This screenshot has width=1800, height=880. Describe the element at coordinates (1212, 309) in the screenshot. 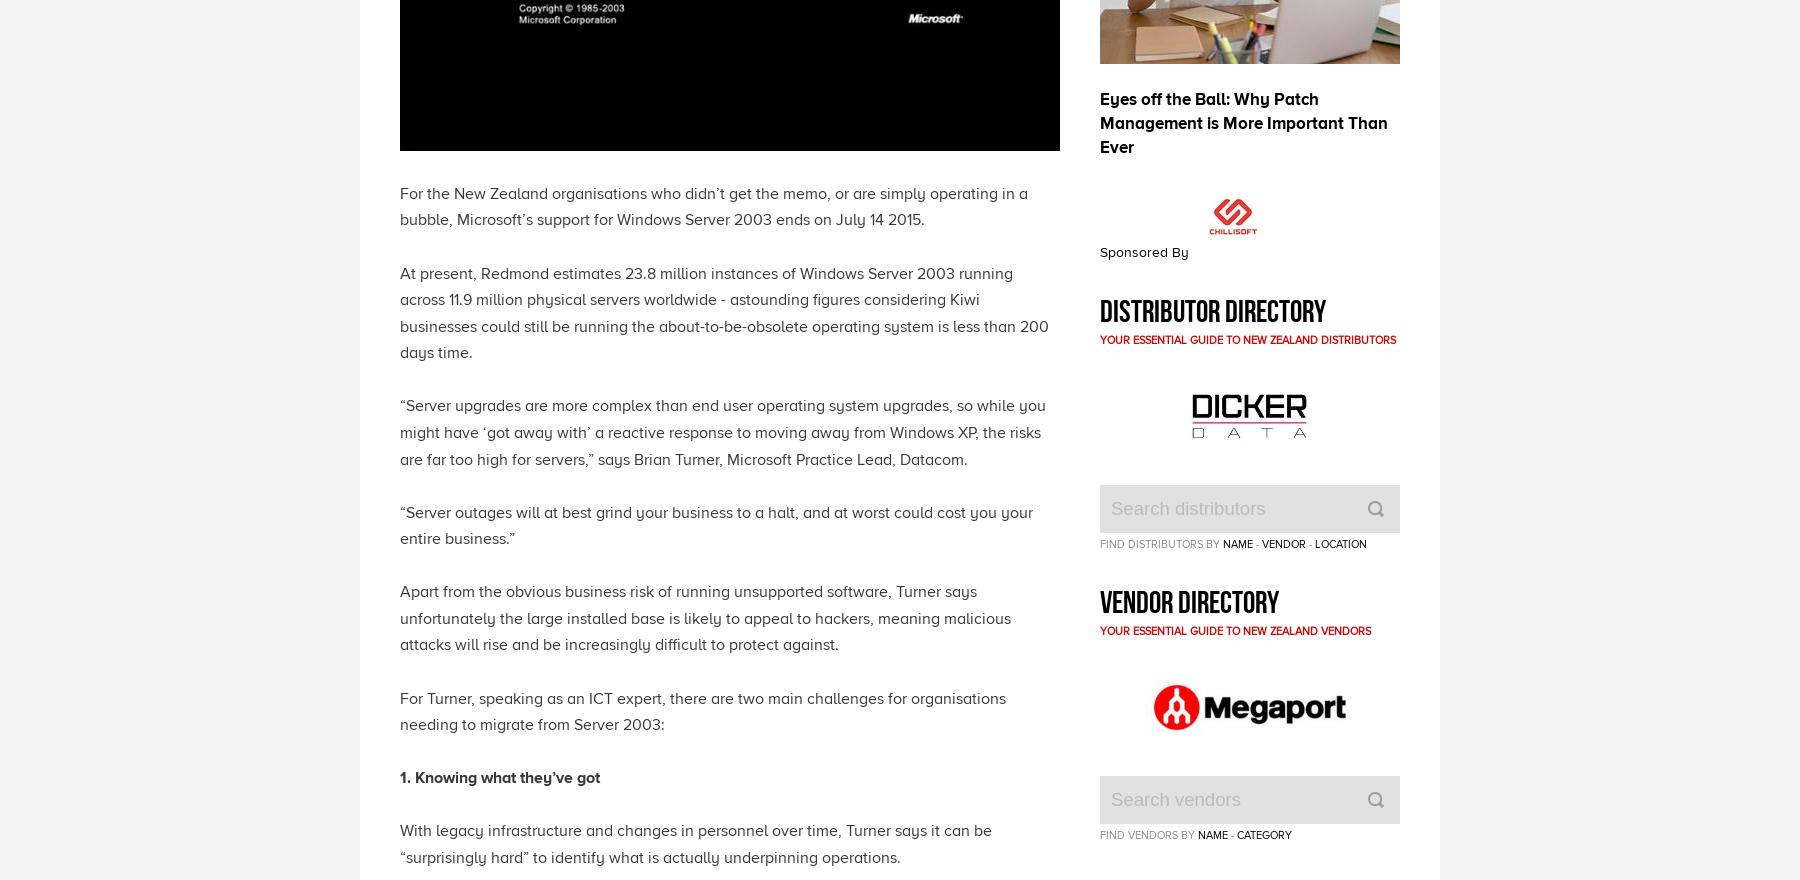

I see `'Distributor Directory'` at that location.